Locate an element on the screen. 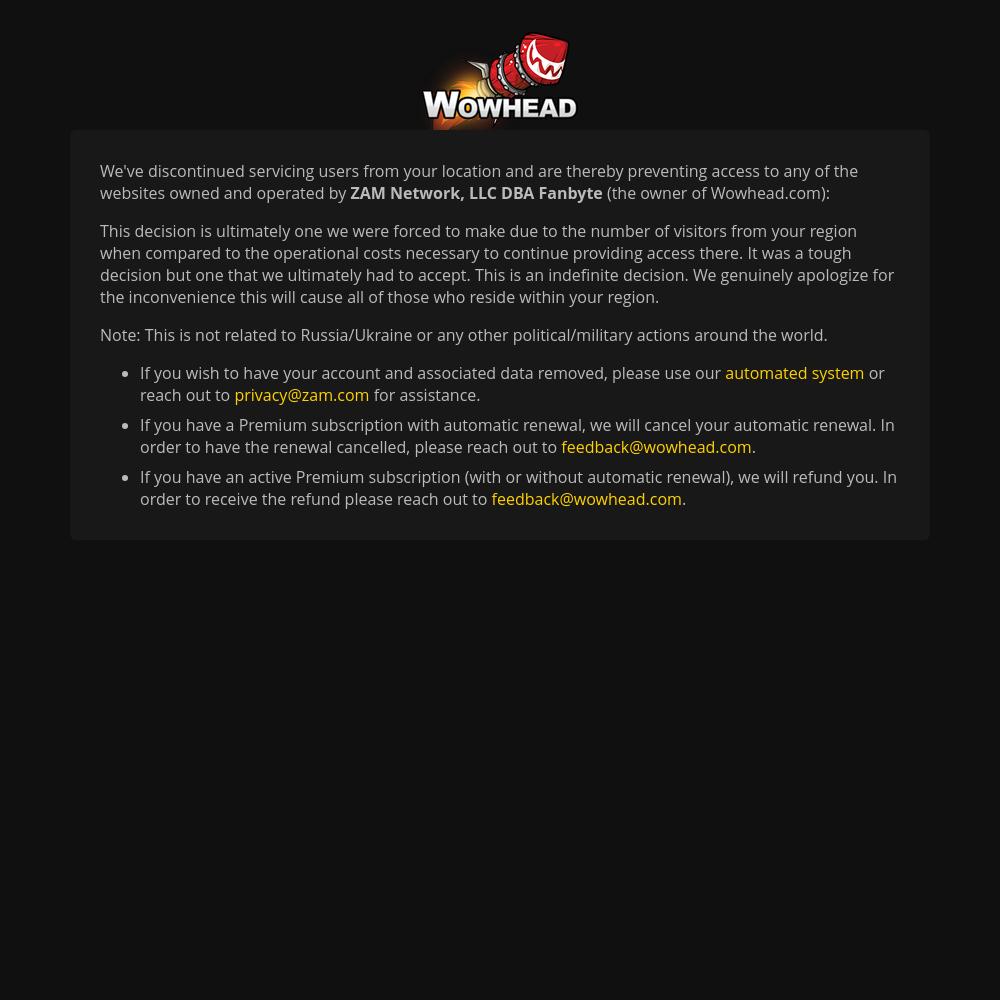 The height and width of the screenshot is (1000, 1000). 'This decision is ultimately one we were forced to make due to the number of visitors from your region when compared to the operational costs necessary to continue providing access there. It was a tough decision but one that we ultimately had to accept. This is an indefinite decision. We genuinely apologize for the inconvenience this will cause all of those who reside within your region.' is located at coordinates (496, 264).